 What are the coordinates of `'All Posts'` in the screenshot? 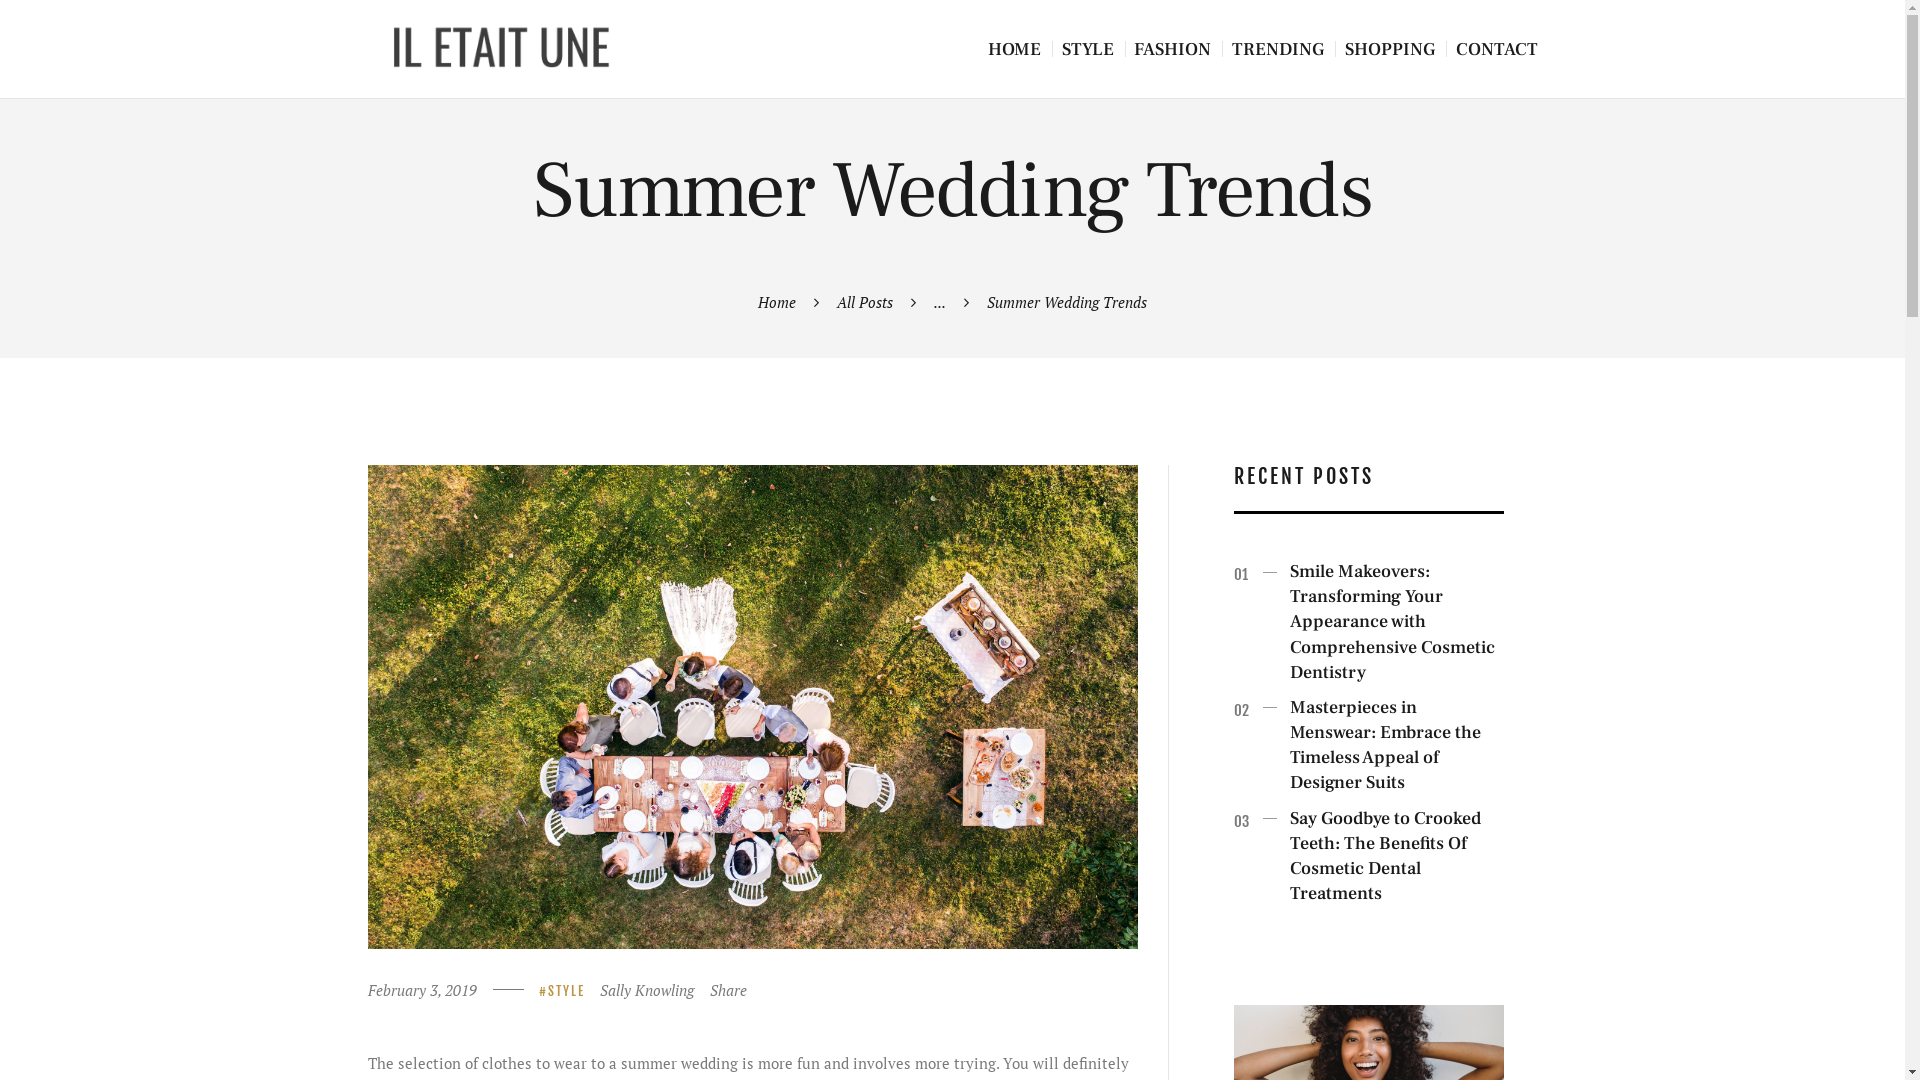 It's located at (864, 301).